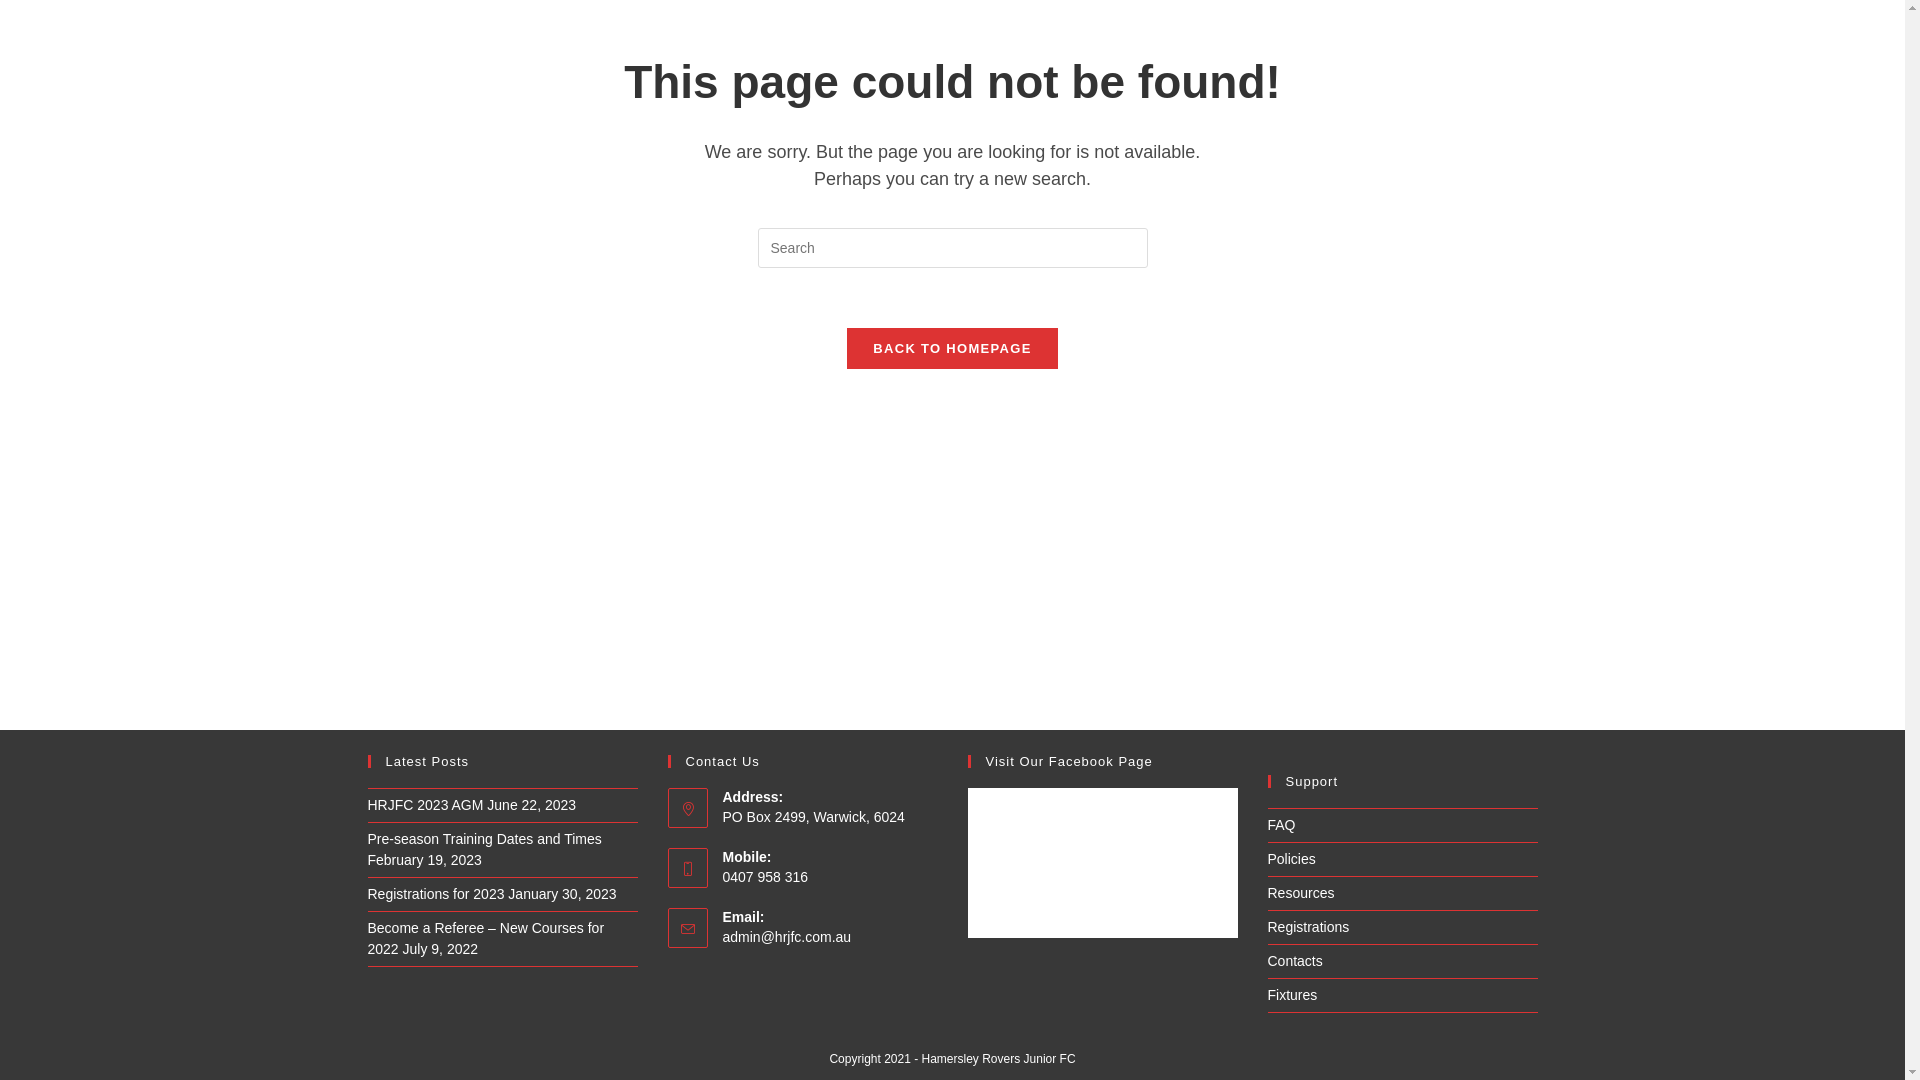  What do you see at coordinates (1266, 995) in the screenshot?
I see `'Fixtures'` at bounding box center [1266, 995].